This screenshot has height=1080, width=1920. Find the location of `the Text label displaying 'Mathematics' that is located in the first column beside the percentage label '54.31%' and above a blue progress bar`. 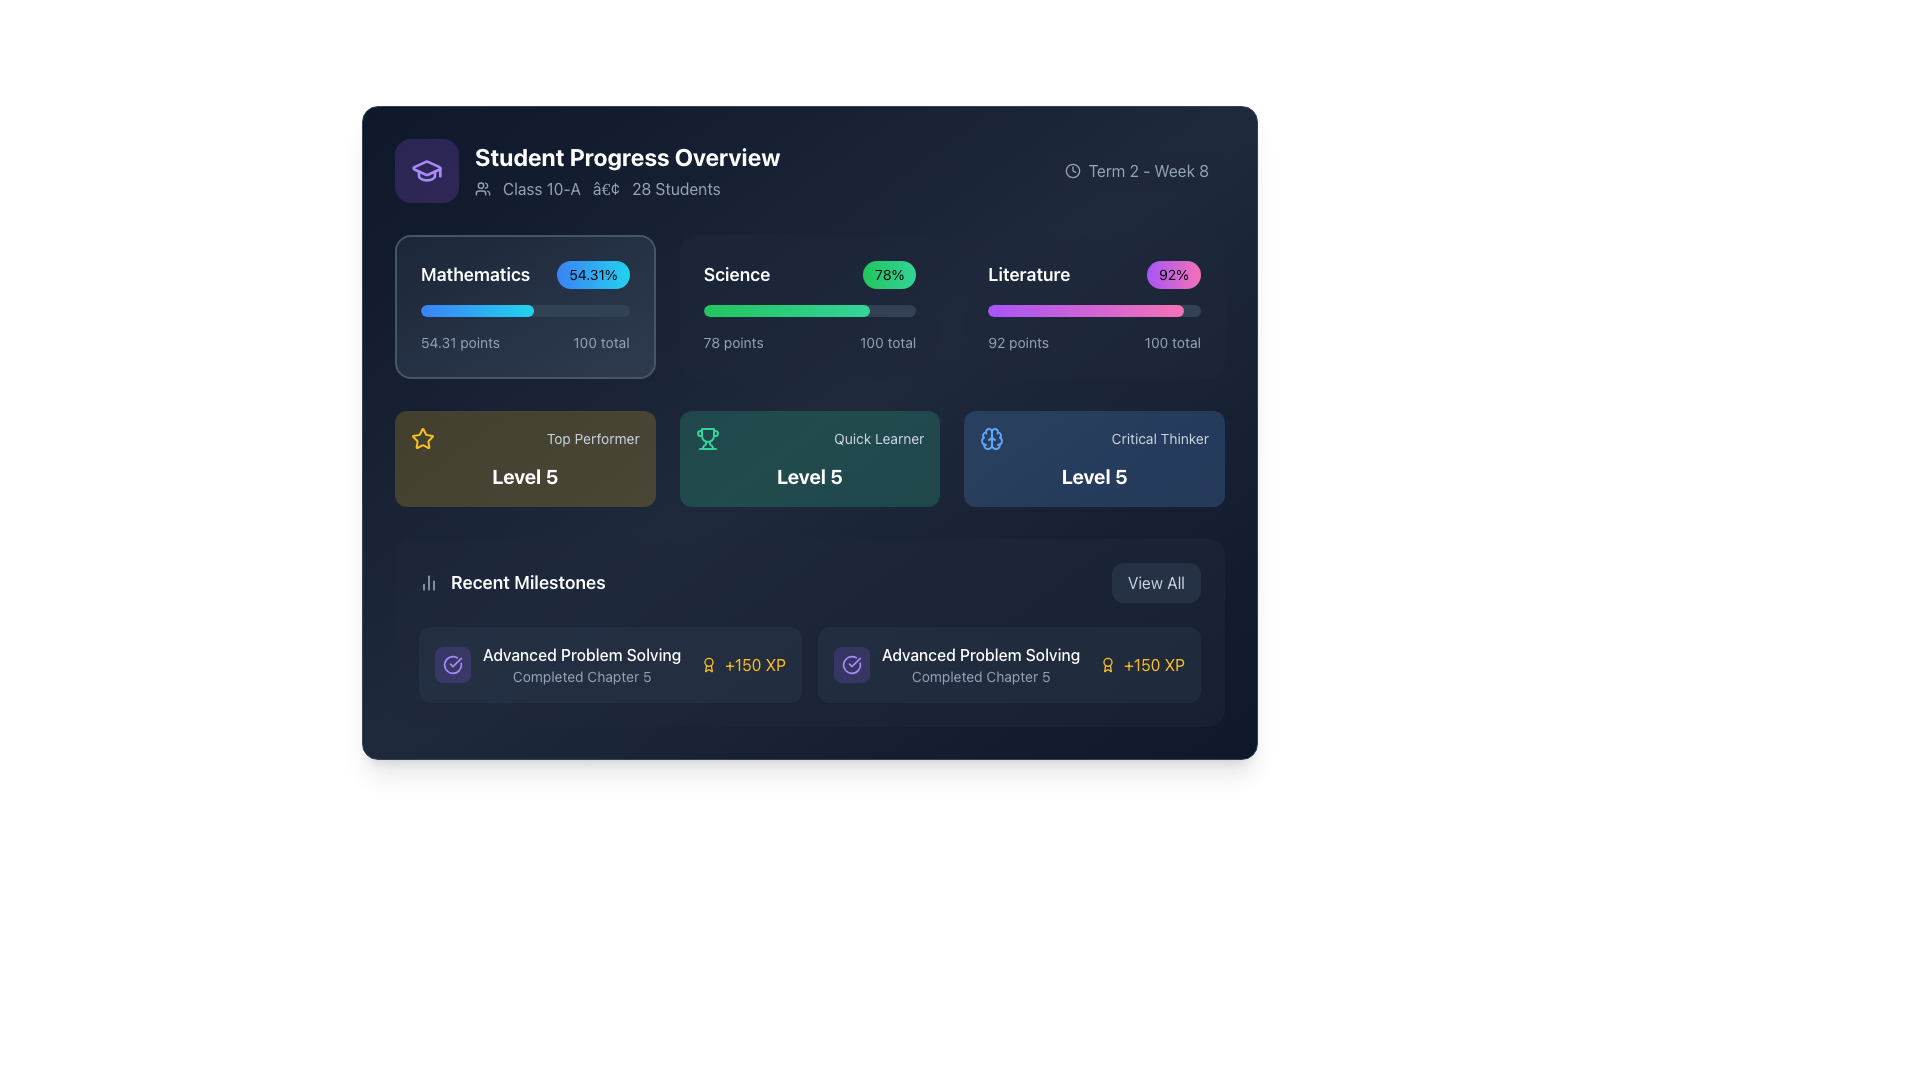

the Text label displaying 'Mathematics' that is located in the first column beside the percentage label '54.31%' and above a blue progress bar is located at coordinates (474, 274).